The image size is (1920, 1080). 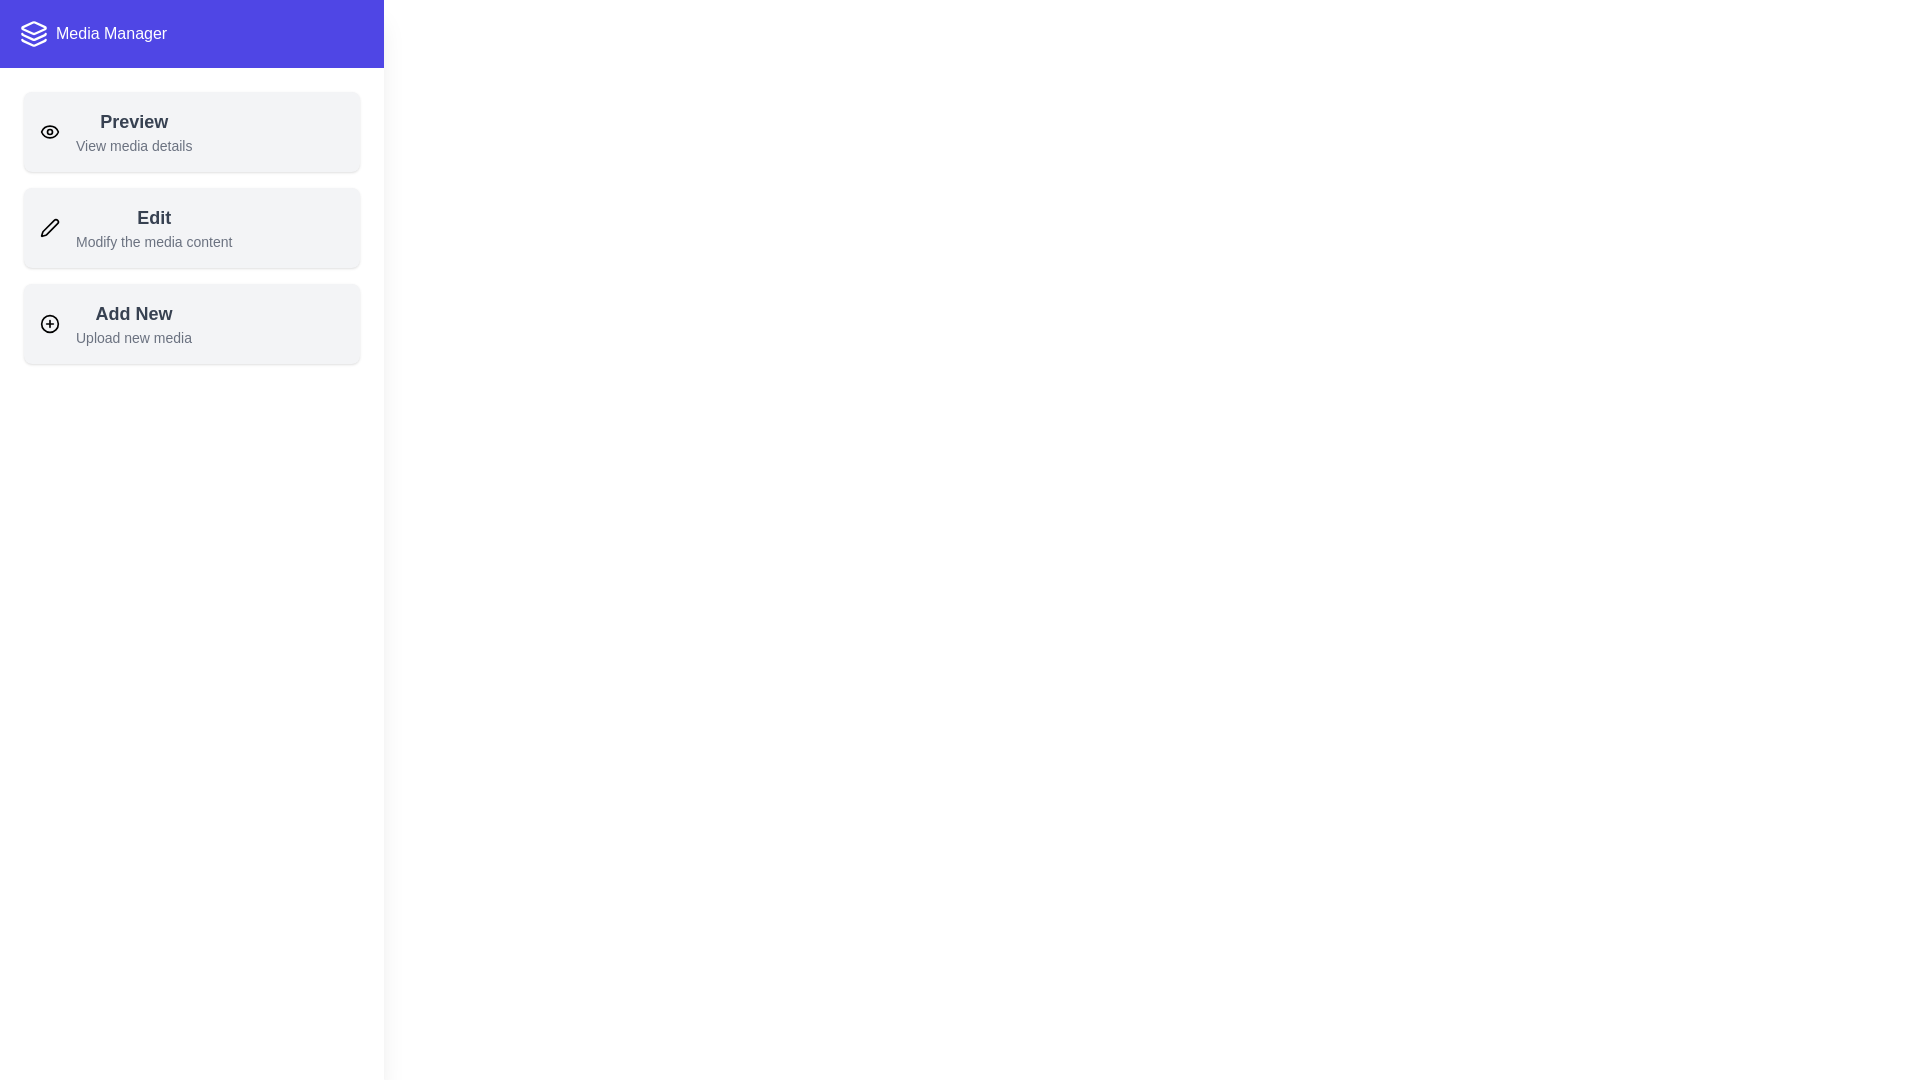 What do you see at coordinates (132, 323) in the screenshot?
I see `the 'Add New' button to upload new media` at bounding box center [132, 323].